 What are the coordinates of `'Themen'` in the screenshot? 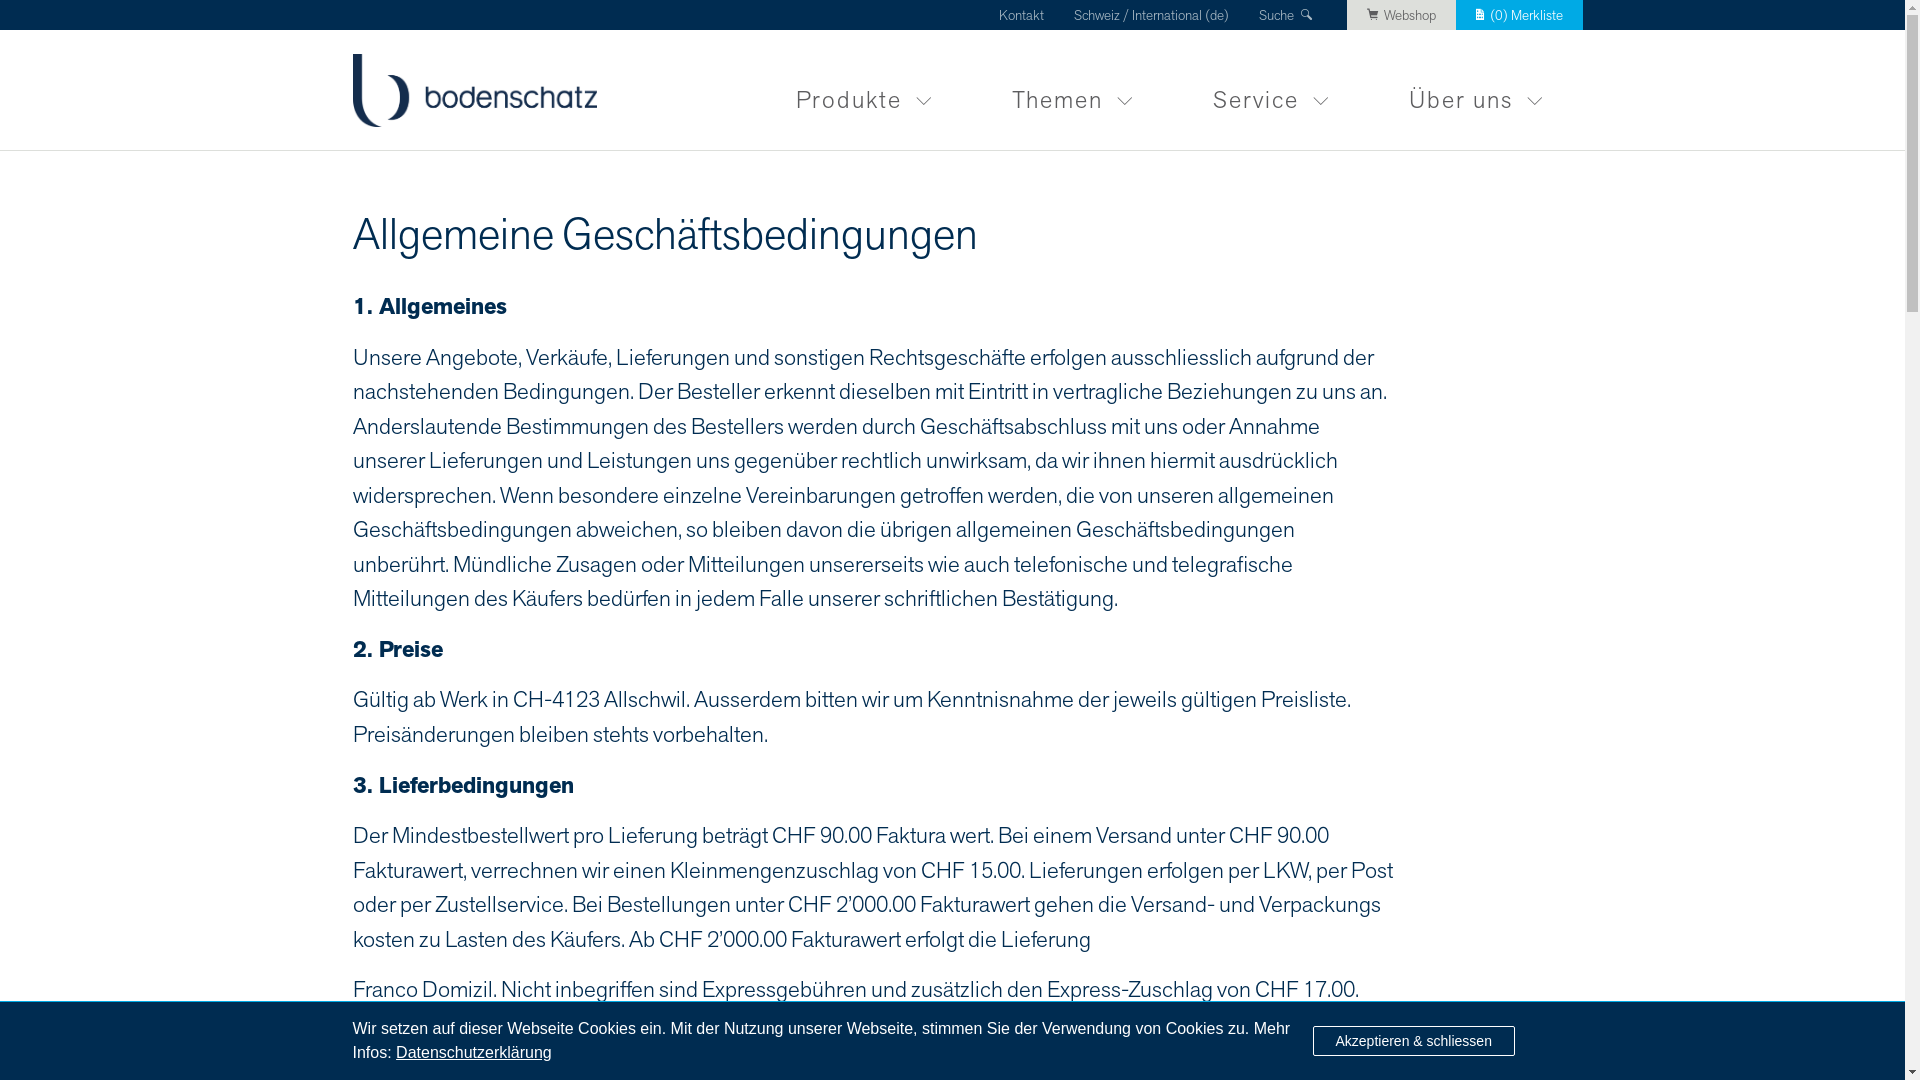 It's located at (971, 88).